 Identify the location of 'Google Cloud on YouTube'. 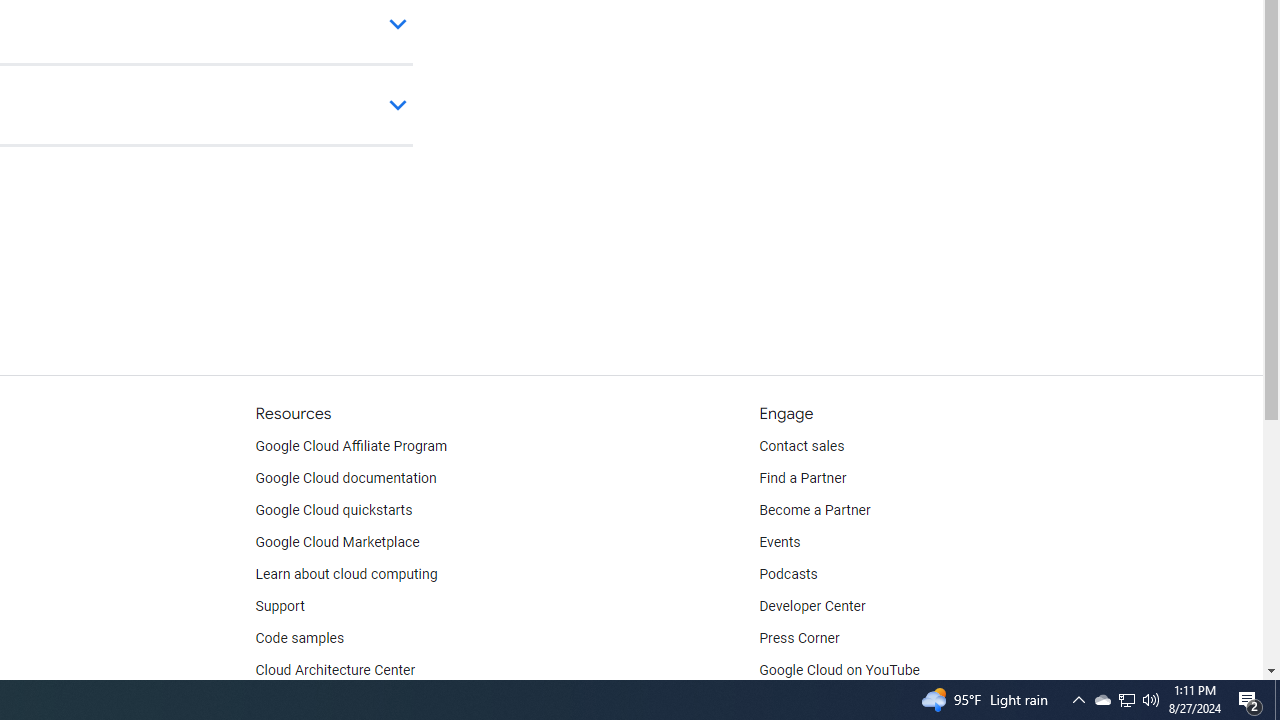
(839, 671).